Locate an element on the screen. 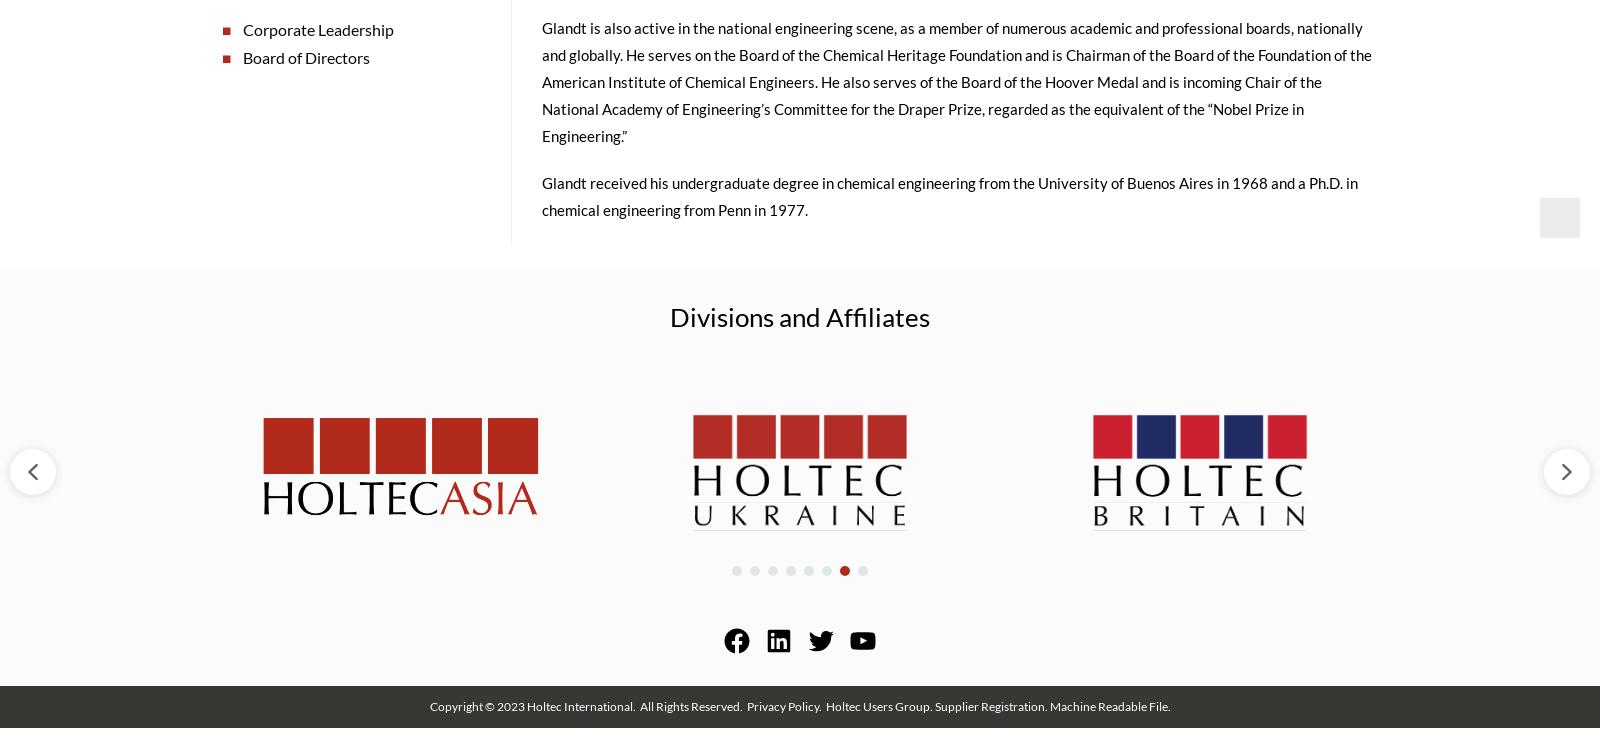 The height and width of the screenshot is (742, 1600). 'Holtec Asia' is located at coordinates (399, 377).